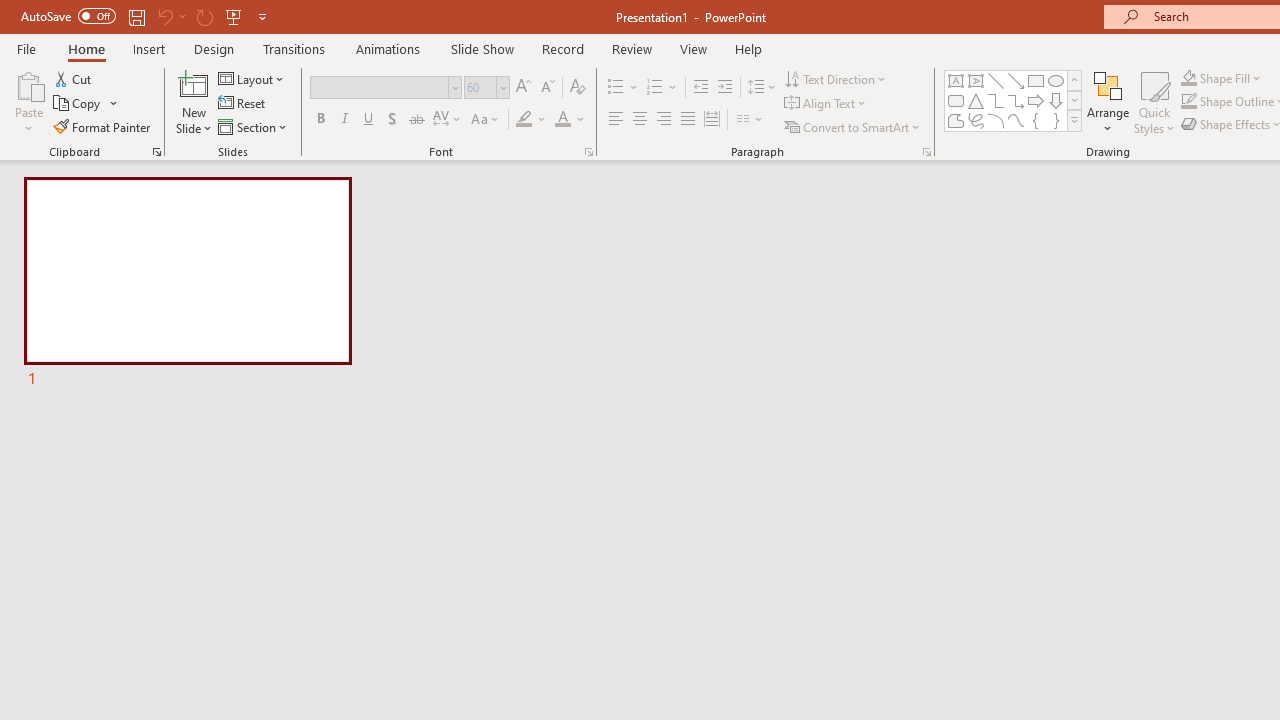 The image size is (1280, 720). I want to click on 'Shadow', so click(392, 119).